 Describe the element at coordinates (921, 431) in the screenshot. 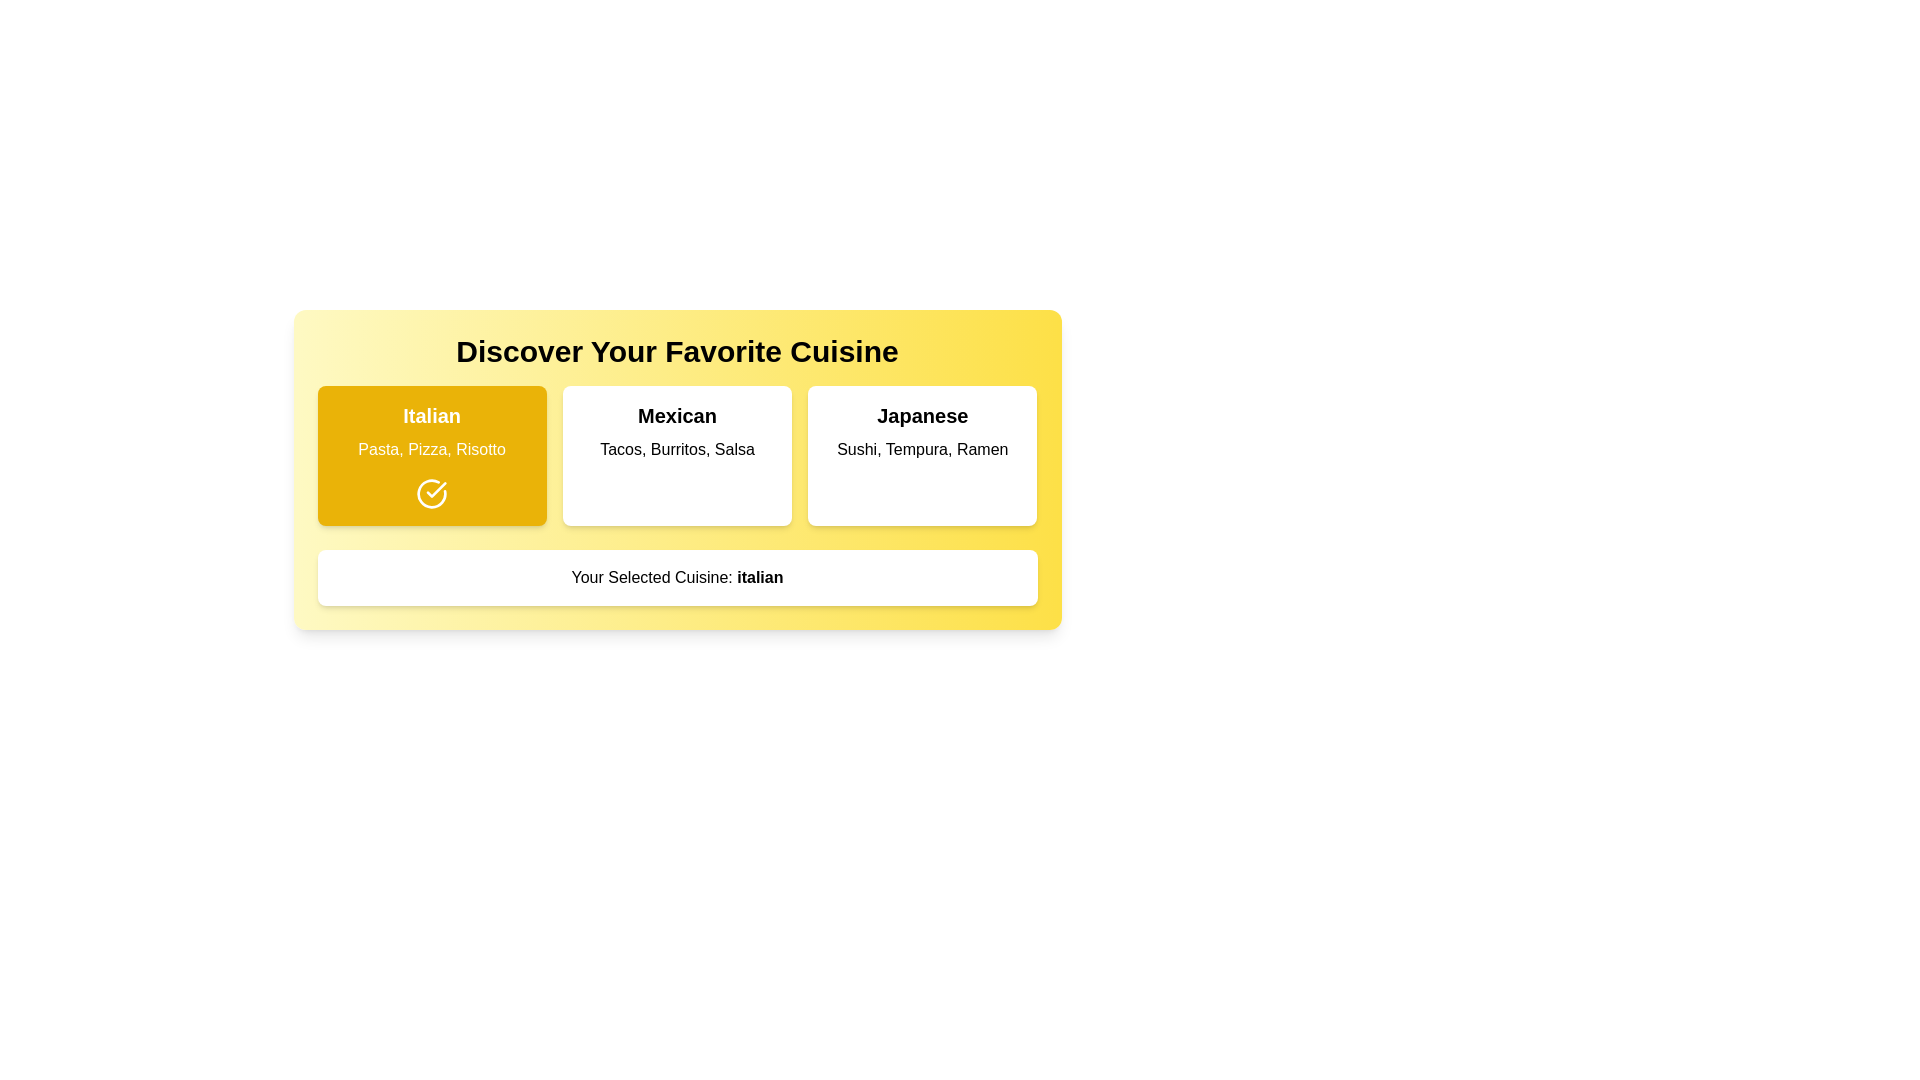

I see `the non-interactive text label that presents the name and examples of dishes characteristic of Japanese cuisine, located within the 'Japanese' cuisine option` at that location.